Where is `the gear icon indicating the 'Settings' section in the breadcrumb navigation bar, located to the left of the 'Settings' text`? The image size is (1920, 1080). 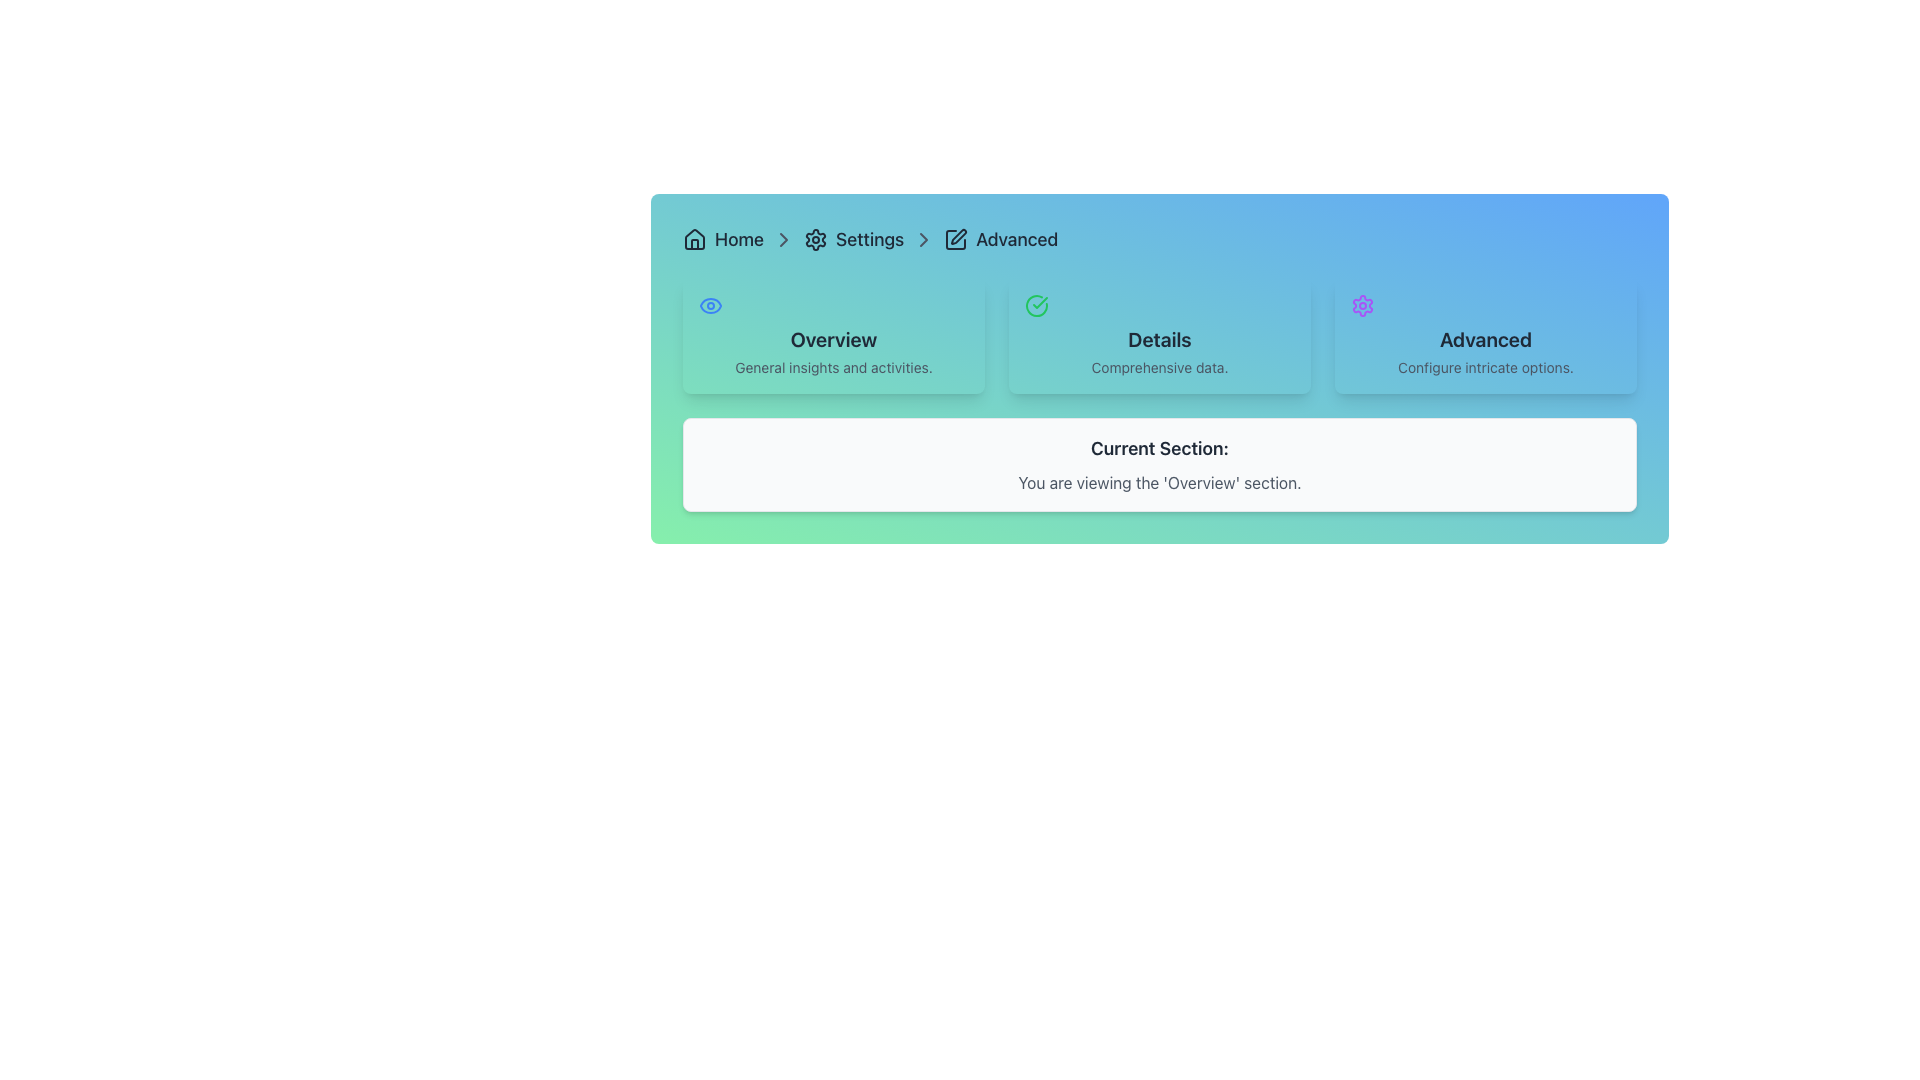 the gear icon indicating the 'Settings' section in the breadcrumb navigation bar, located to the left of the 'Settings' text is located at coordinates (816, 238).